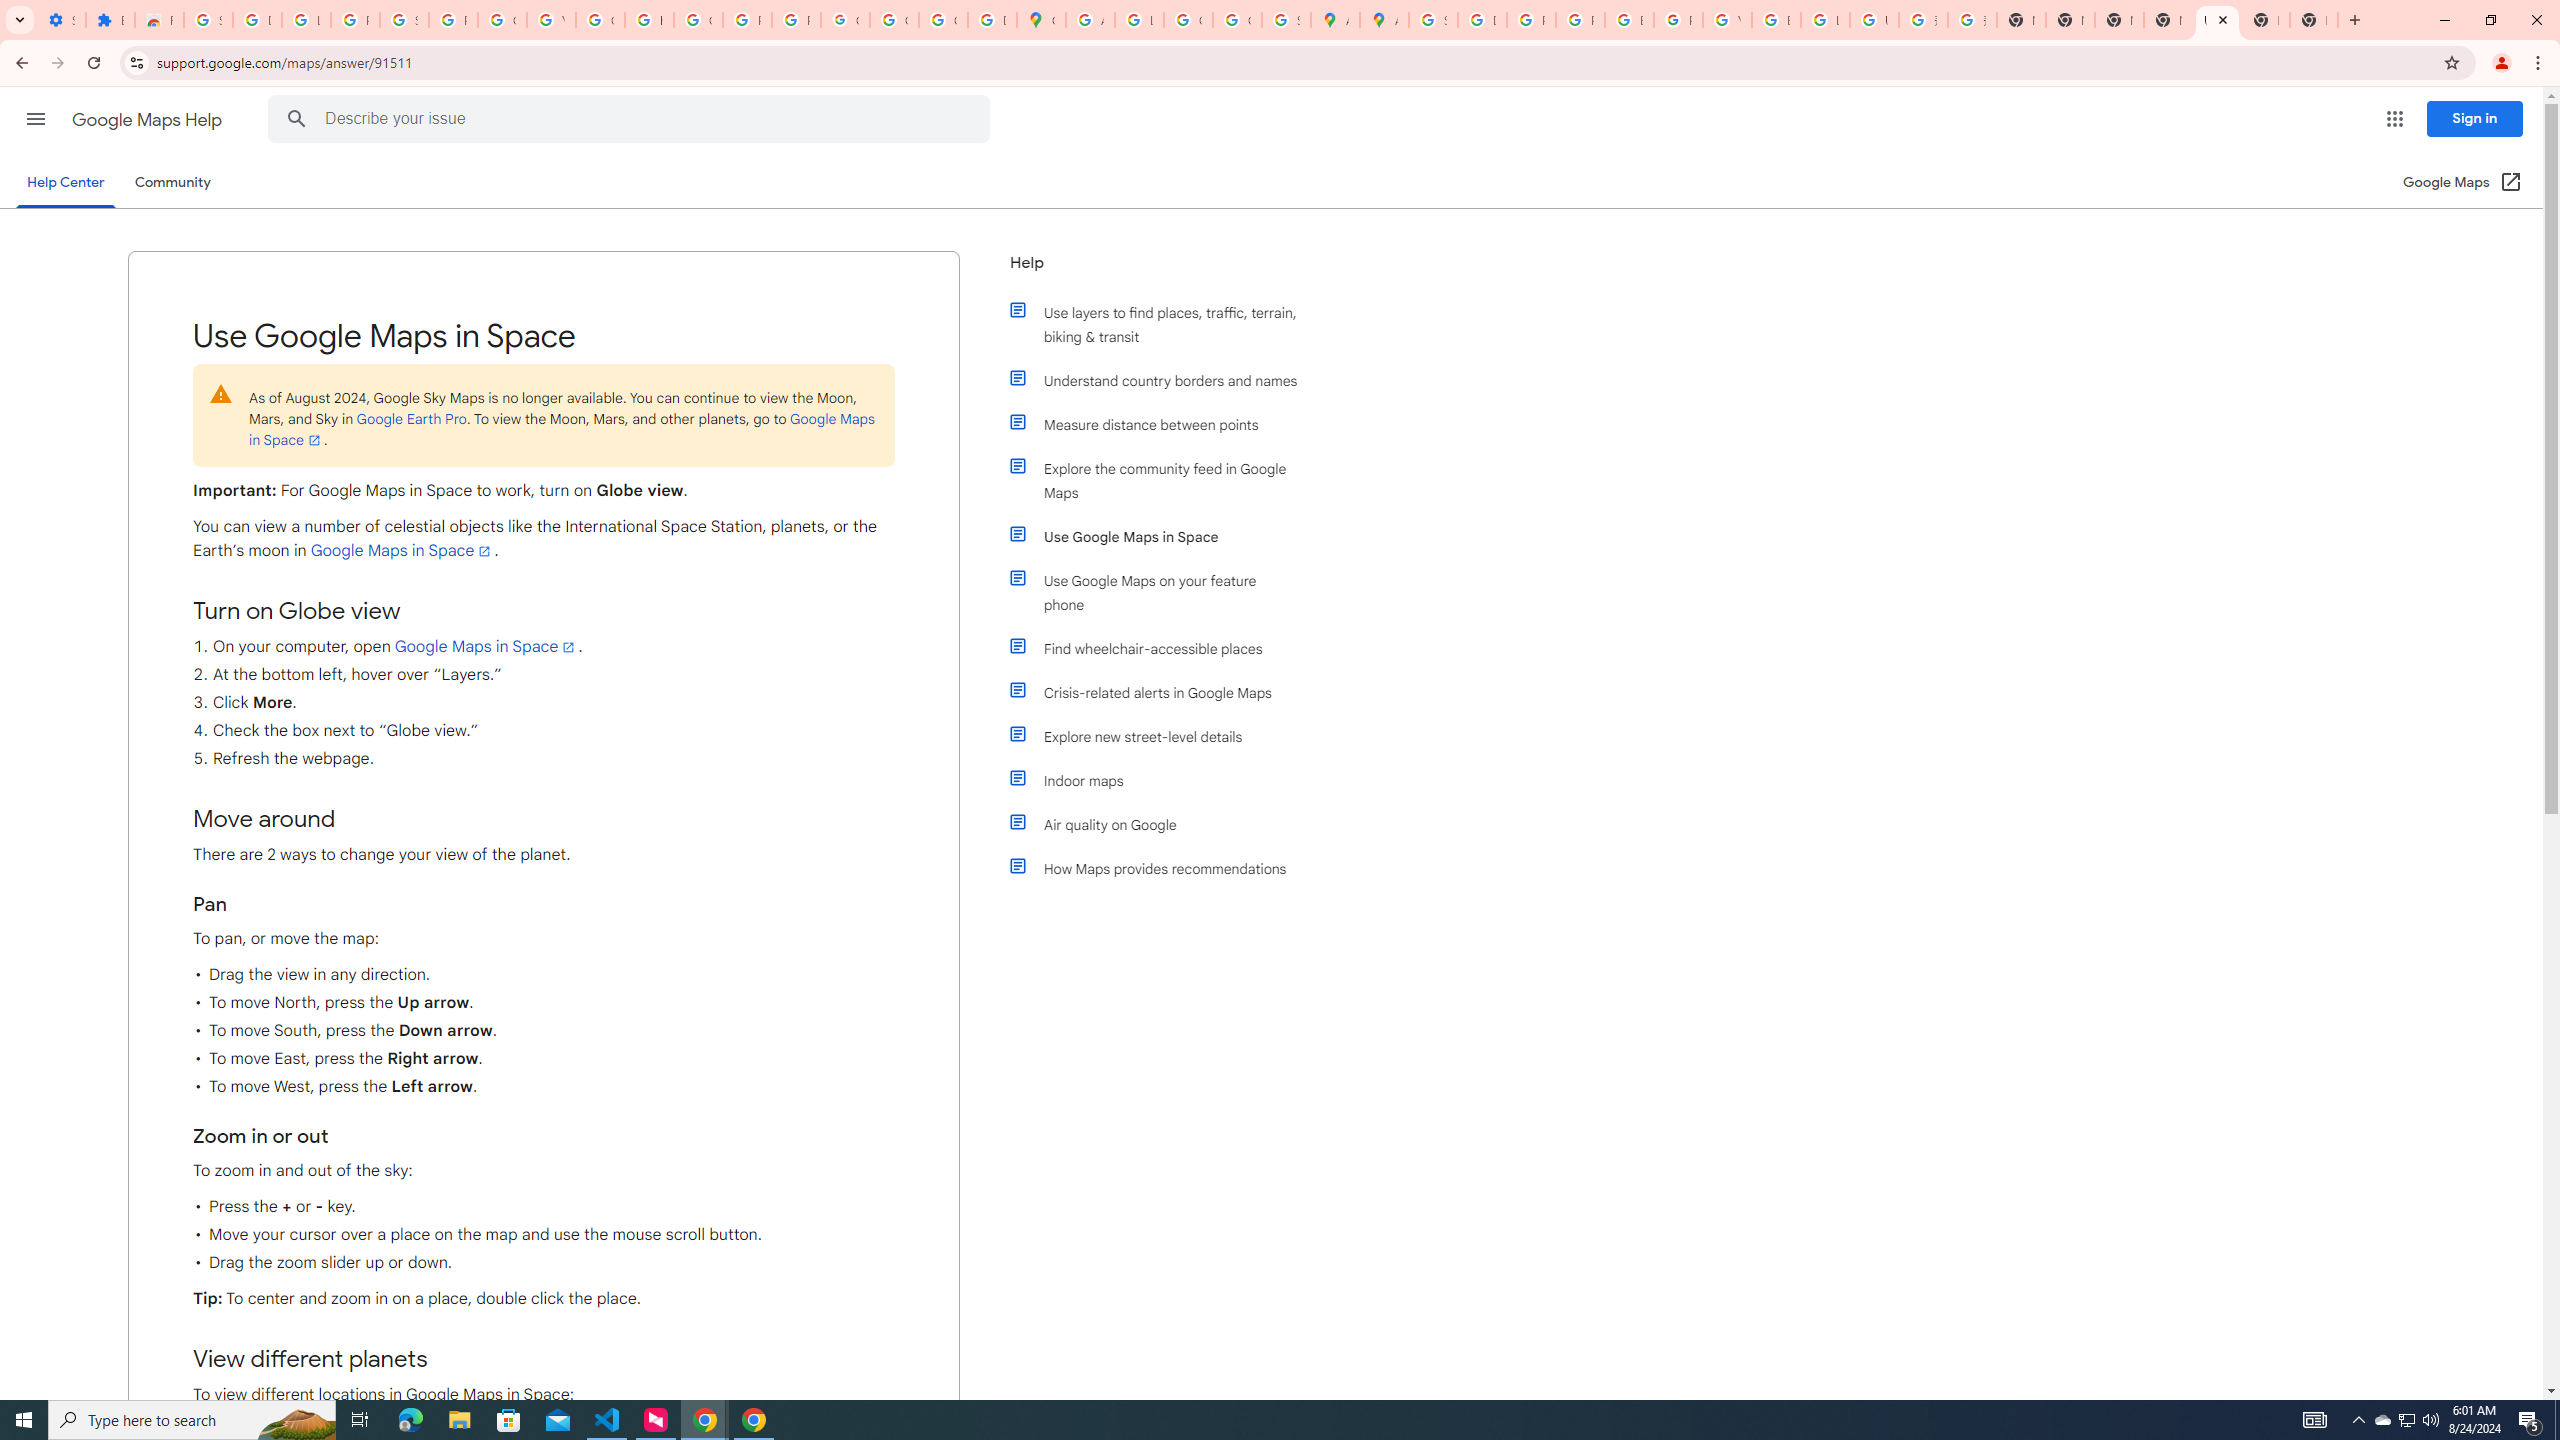 The height and width of the screenshot is (1440, 2560). I want to click on 'Reviews: Helix Fruit Jump Arcade Game', so click(158, 19).